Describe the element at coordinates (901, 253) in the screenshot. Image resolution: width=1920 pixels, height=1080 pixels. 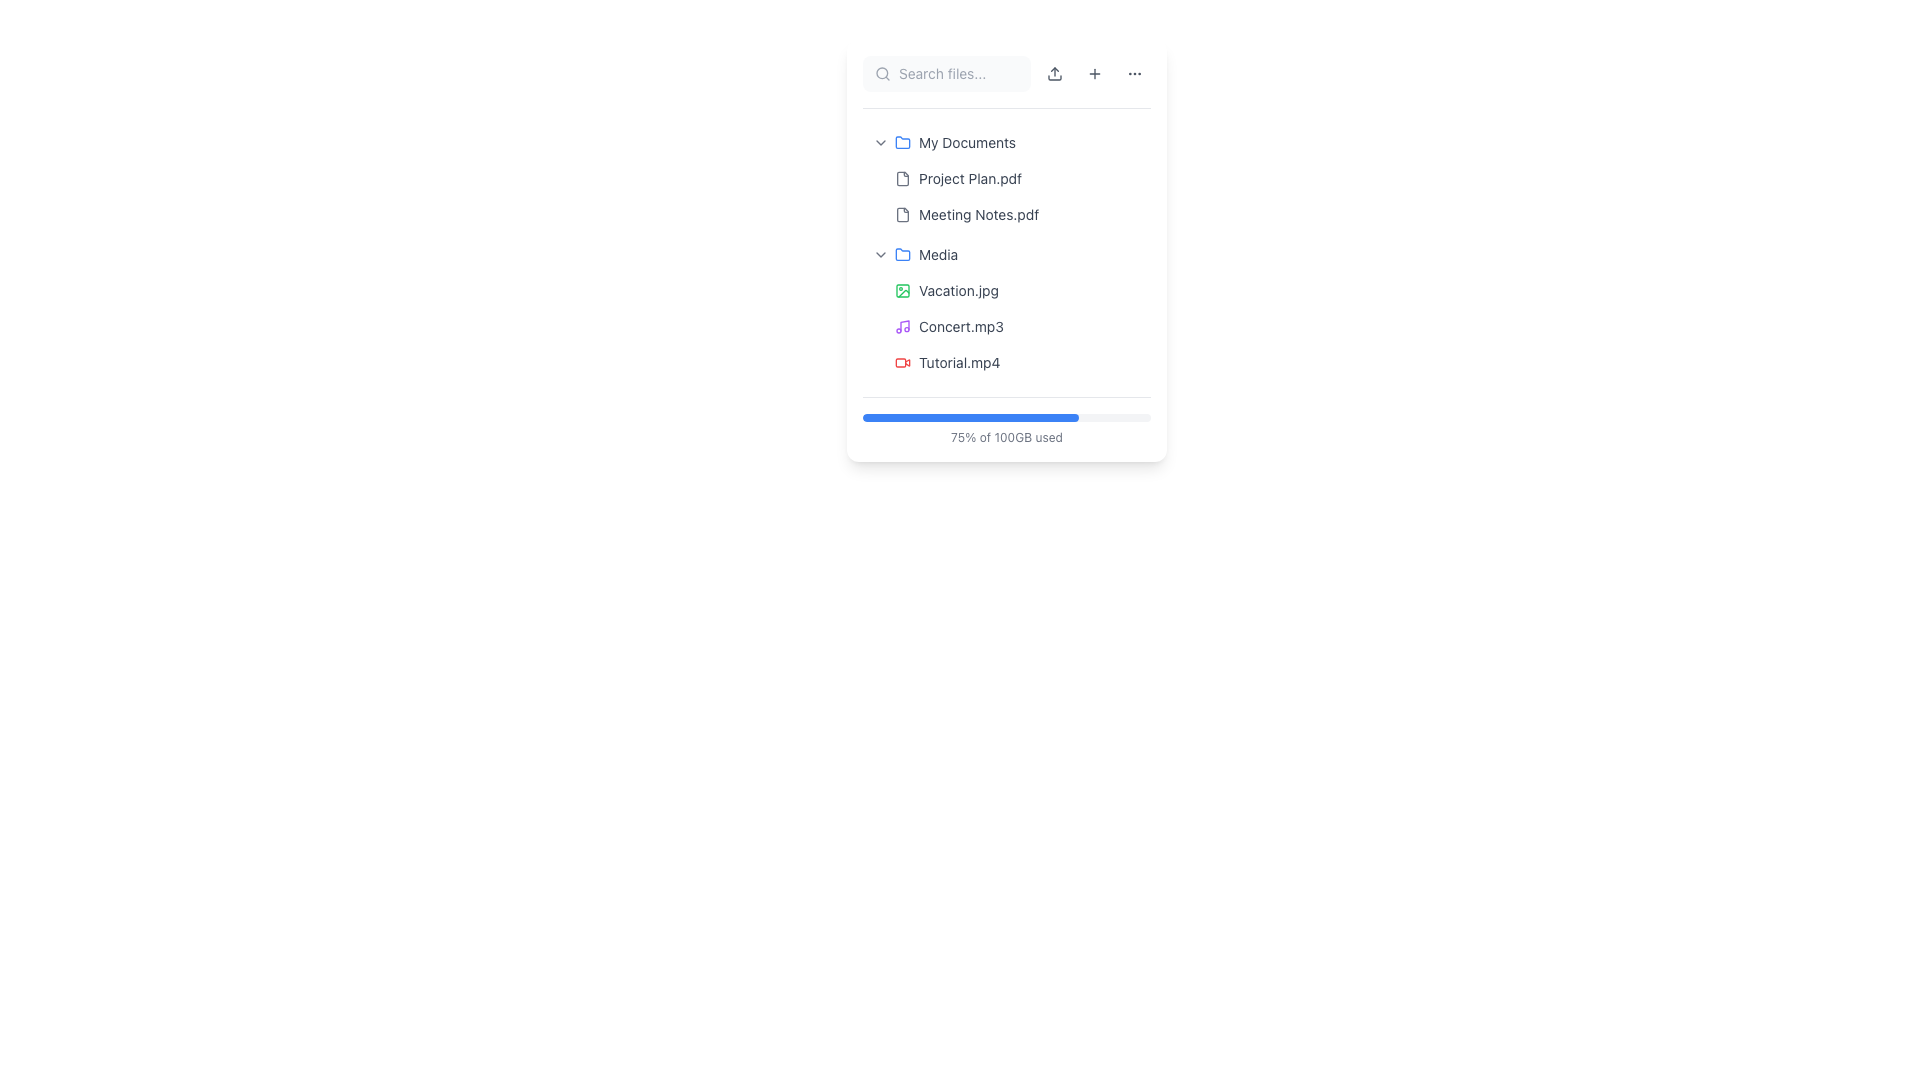
I see `the folder icon representing the 'Media' folder in the file navigation list` at that location.